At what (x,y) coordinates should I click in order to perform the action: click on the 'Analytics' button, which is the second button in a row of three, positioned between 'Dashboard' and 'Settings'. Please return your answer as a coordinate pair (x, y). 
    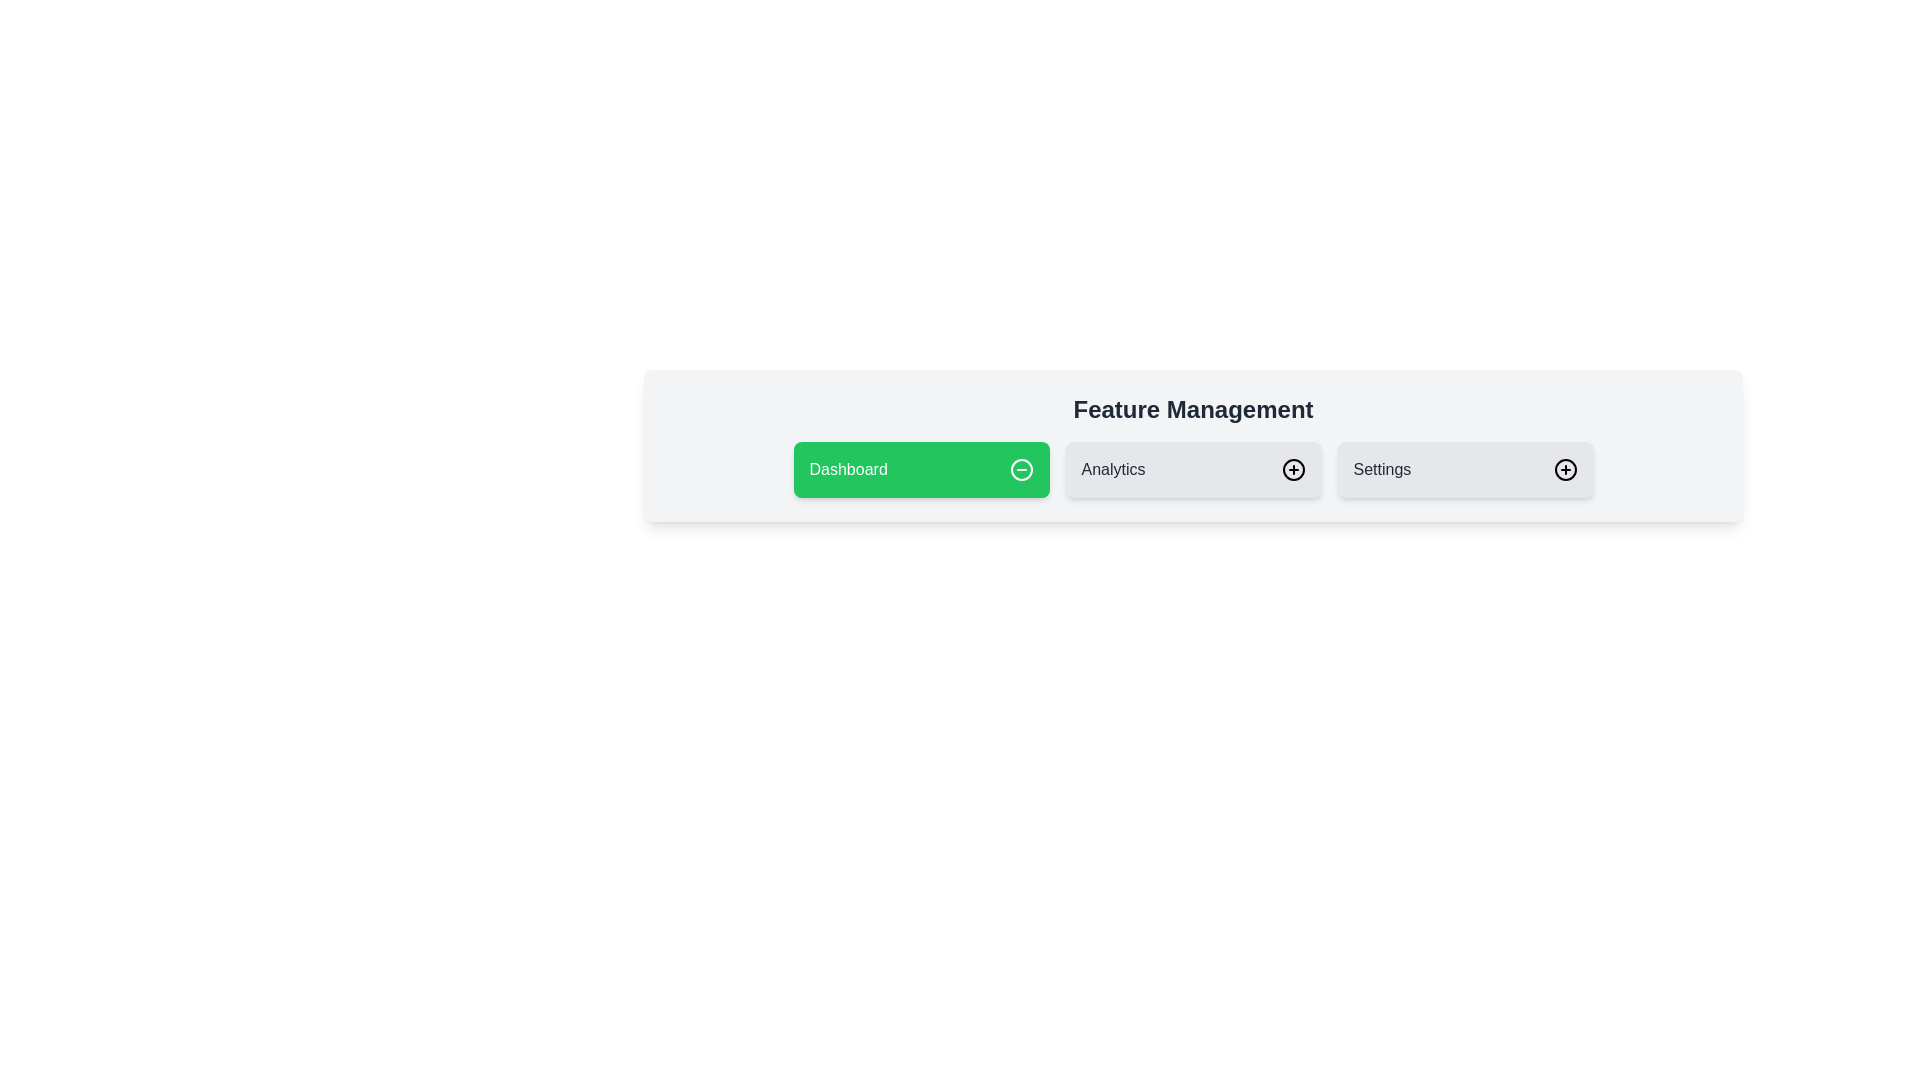
    Looking at the image, I should click on (1193, 470).